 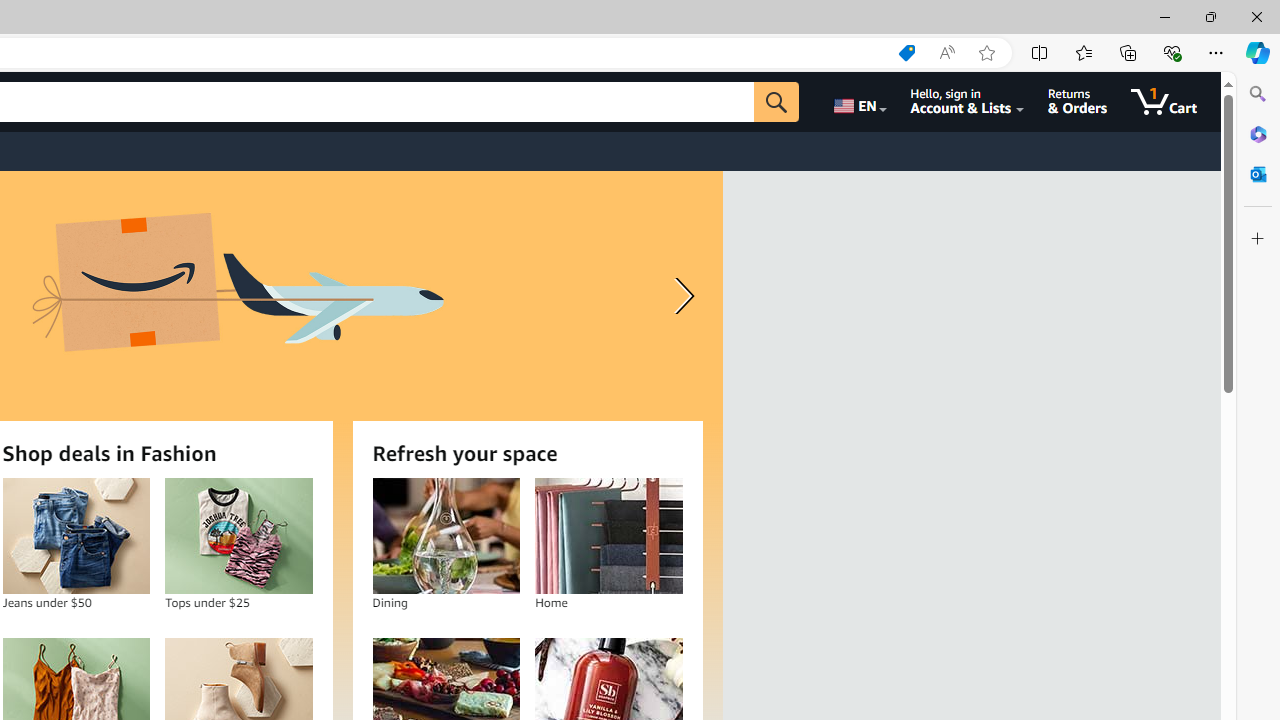 What do you see at coordinates (775, 101) in the screenshot?
I see `'Go'` at bounding box center [775, 101].